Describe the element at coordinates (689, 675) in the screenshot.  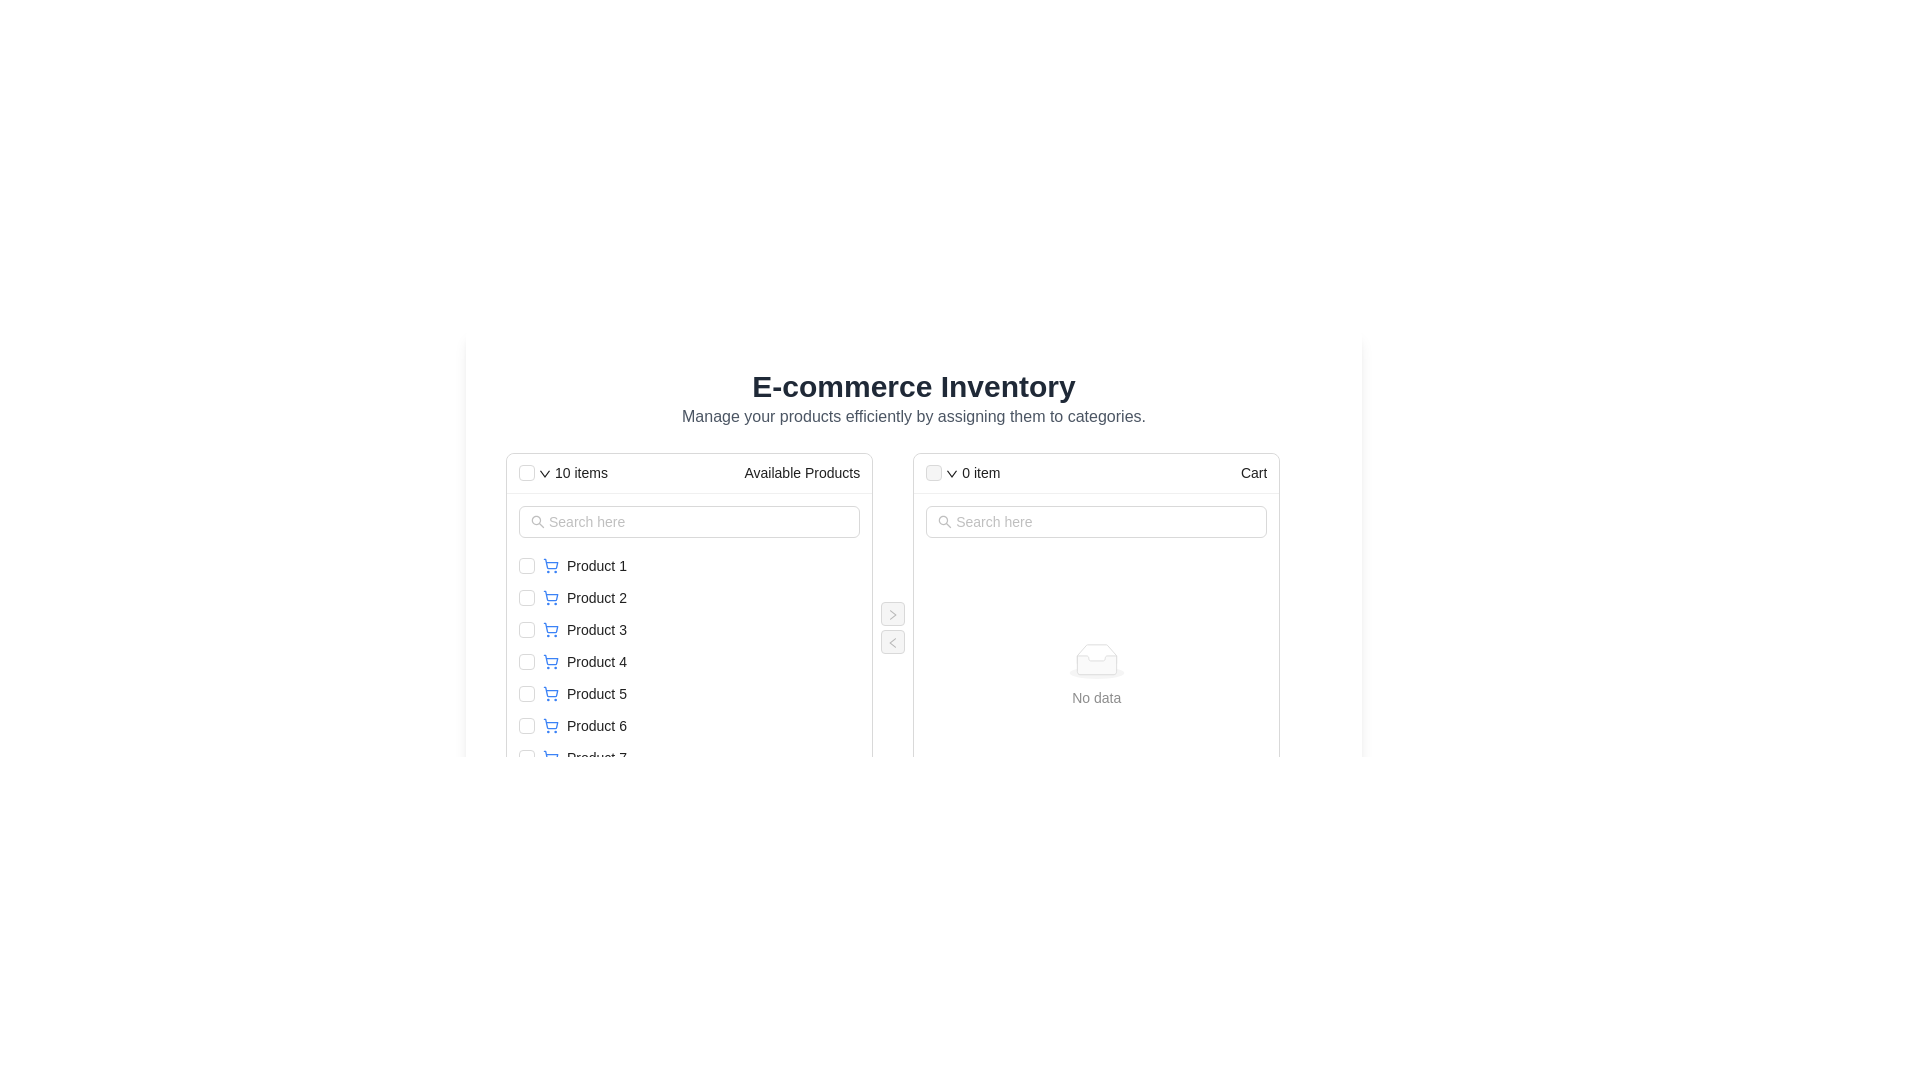
I see `the checkbox of a product item in the list section of 'Available Products'` at that location.